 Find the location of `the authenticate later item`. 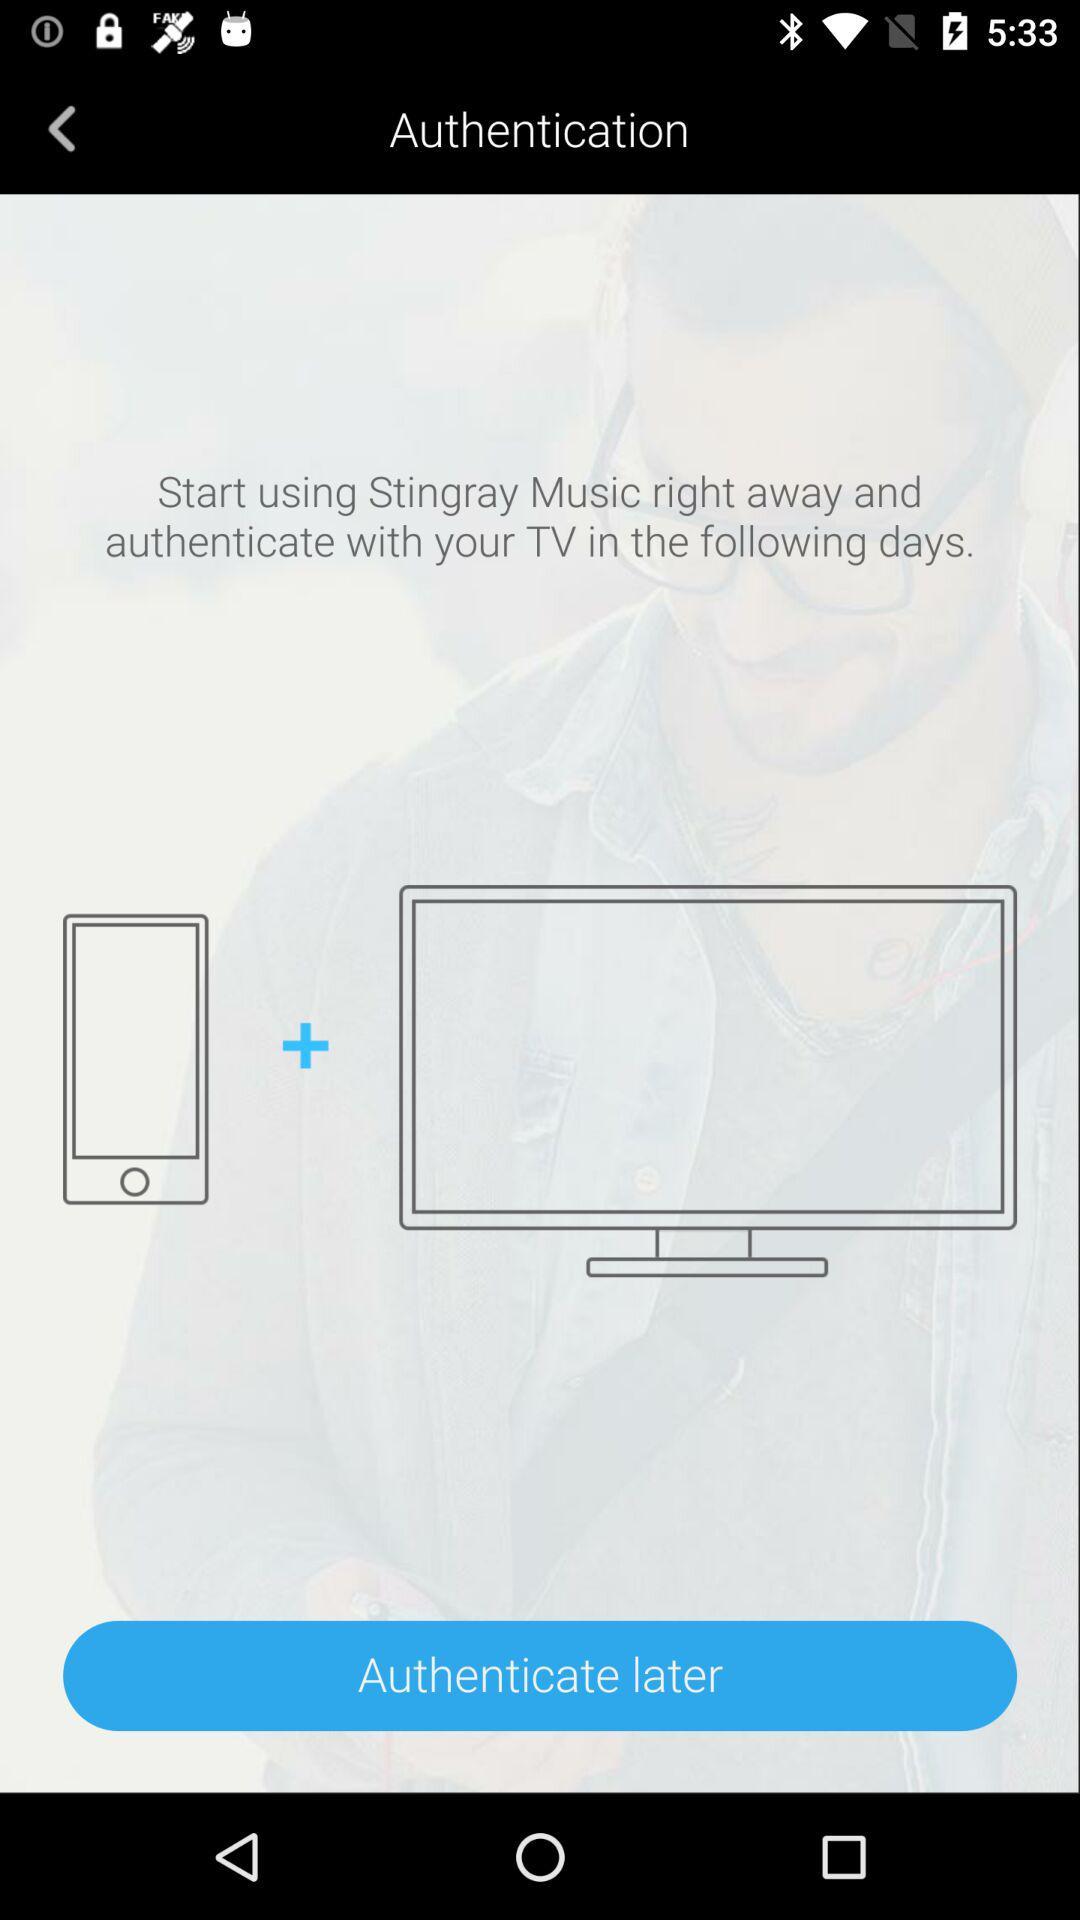

the authenticate later item is located at coordinates (540, 1675).